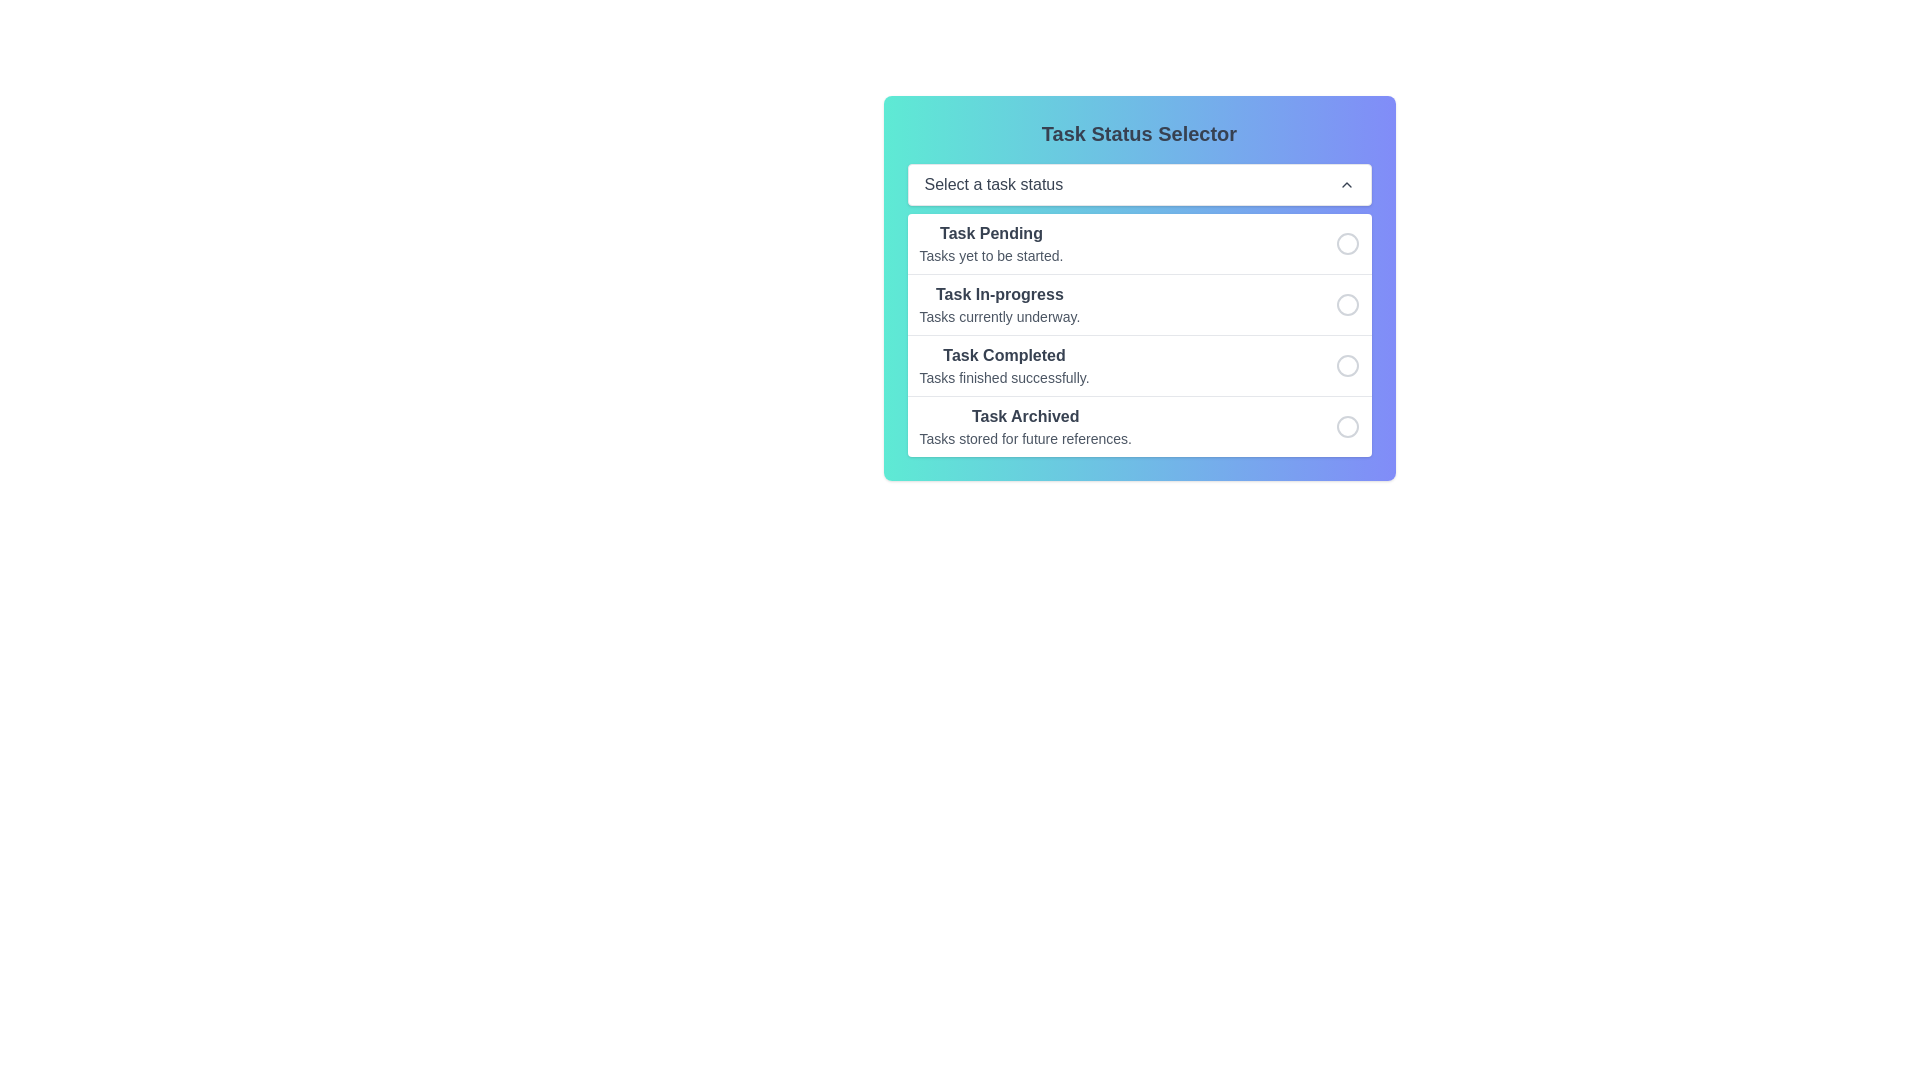 This screenshot has width=1920, height=1080. What do you see at coordinates (1347, 304) in the screenshot?
I see `the second radio button for selecting the 'Task In-progress' option` at bounding box center [1347, 304].